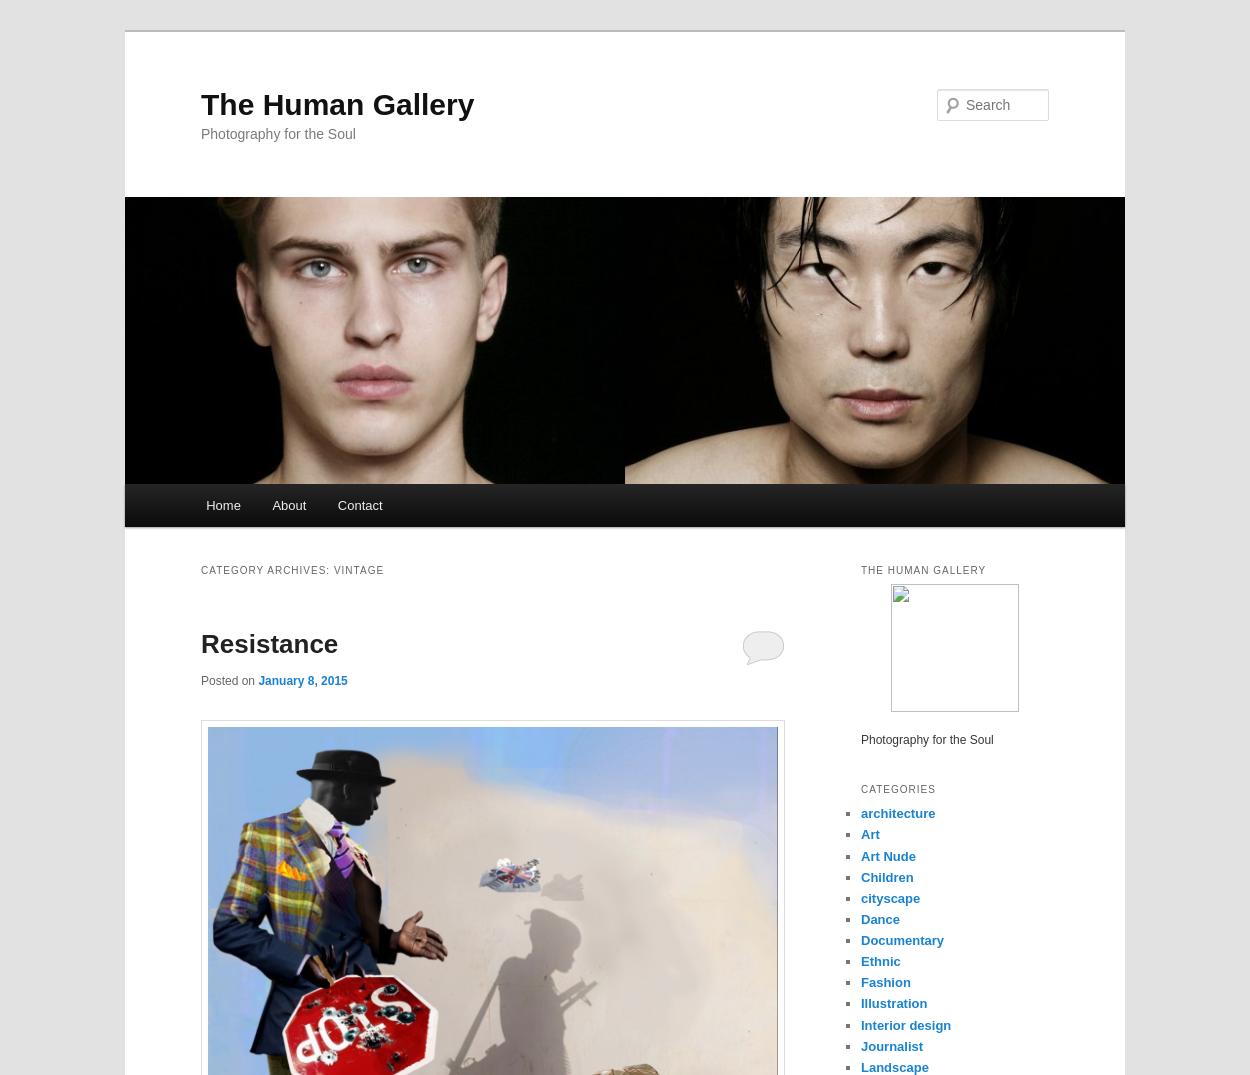  Describe the element at coordinates (302, 680) in the screenshot. I see `'January 8, 2015'` at that location.